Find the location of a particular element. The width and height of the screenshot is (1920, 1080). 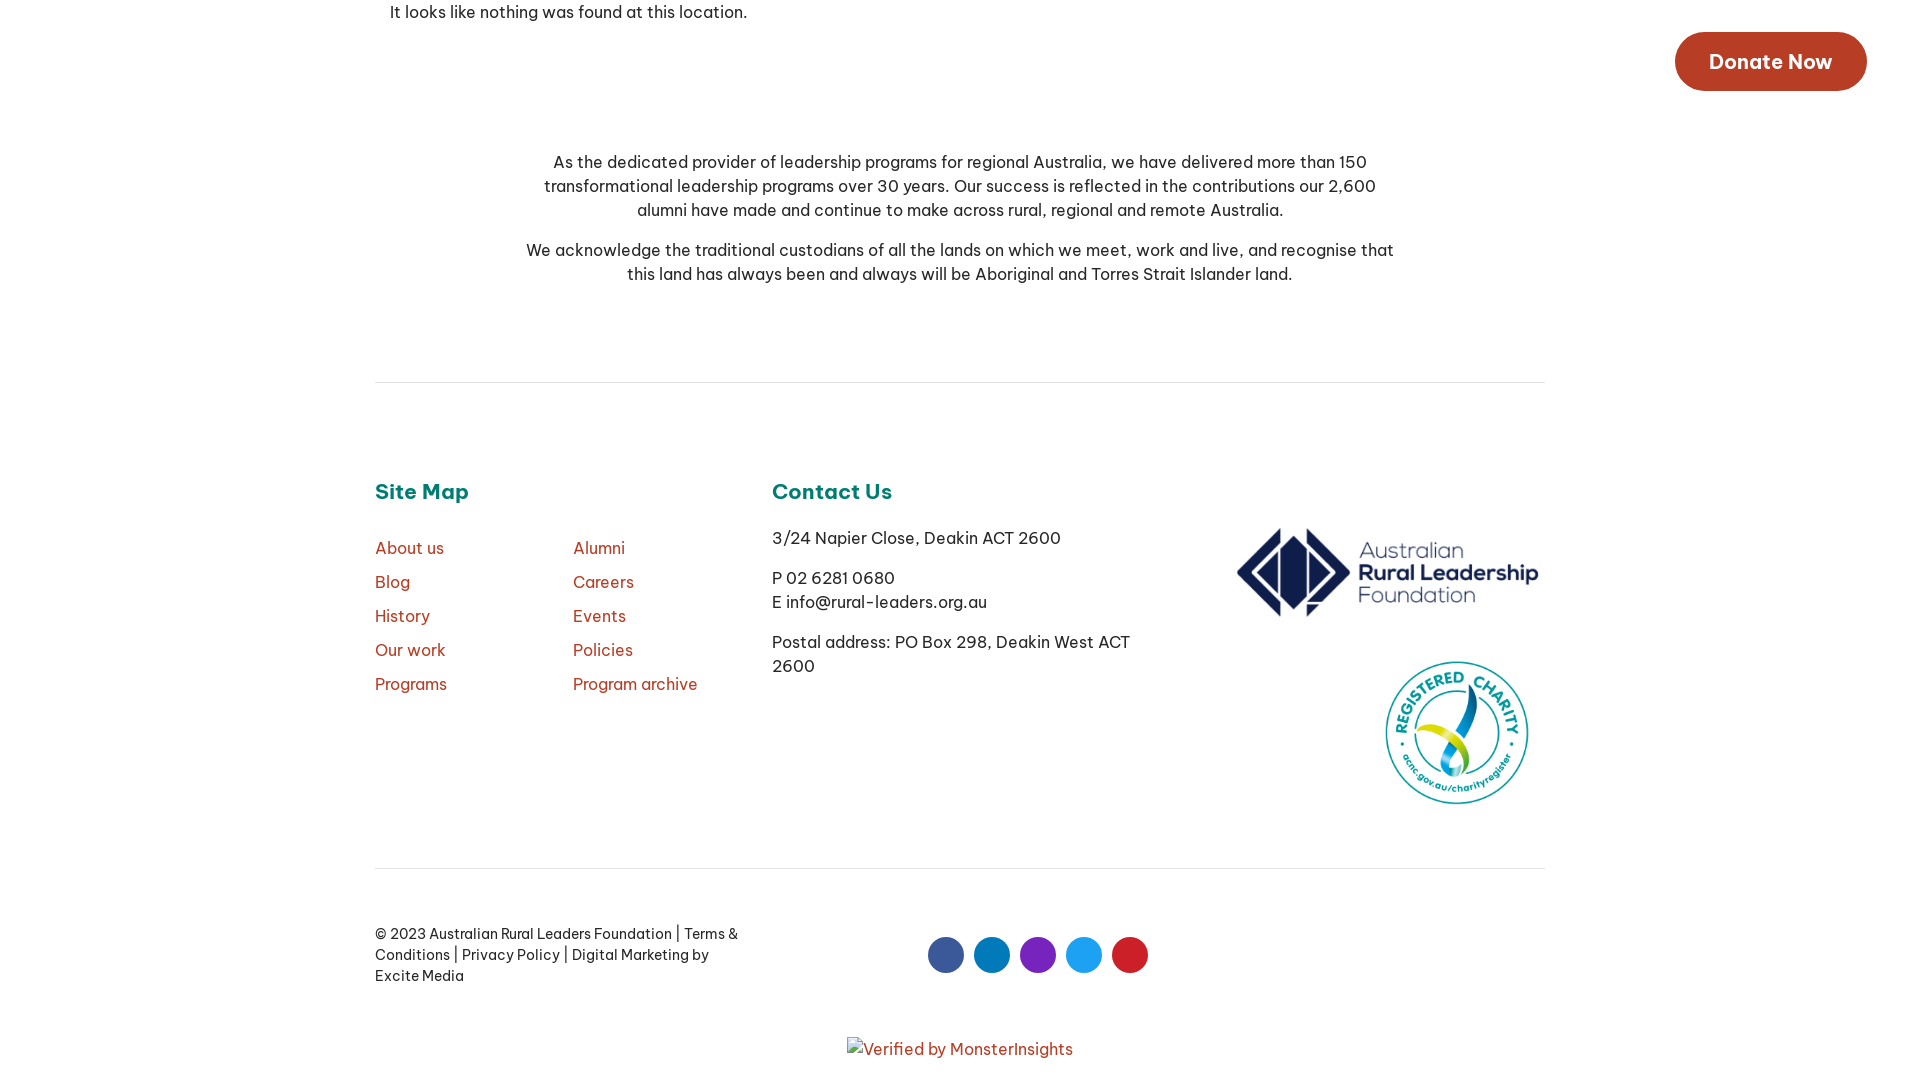

'Policies' is located at coordinates (571, 650).